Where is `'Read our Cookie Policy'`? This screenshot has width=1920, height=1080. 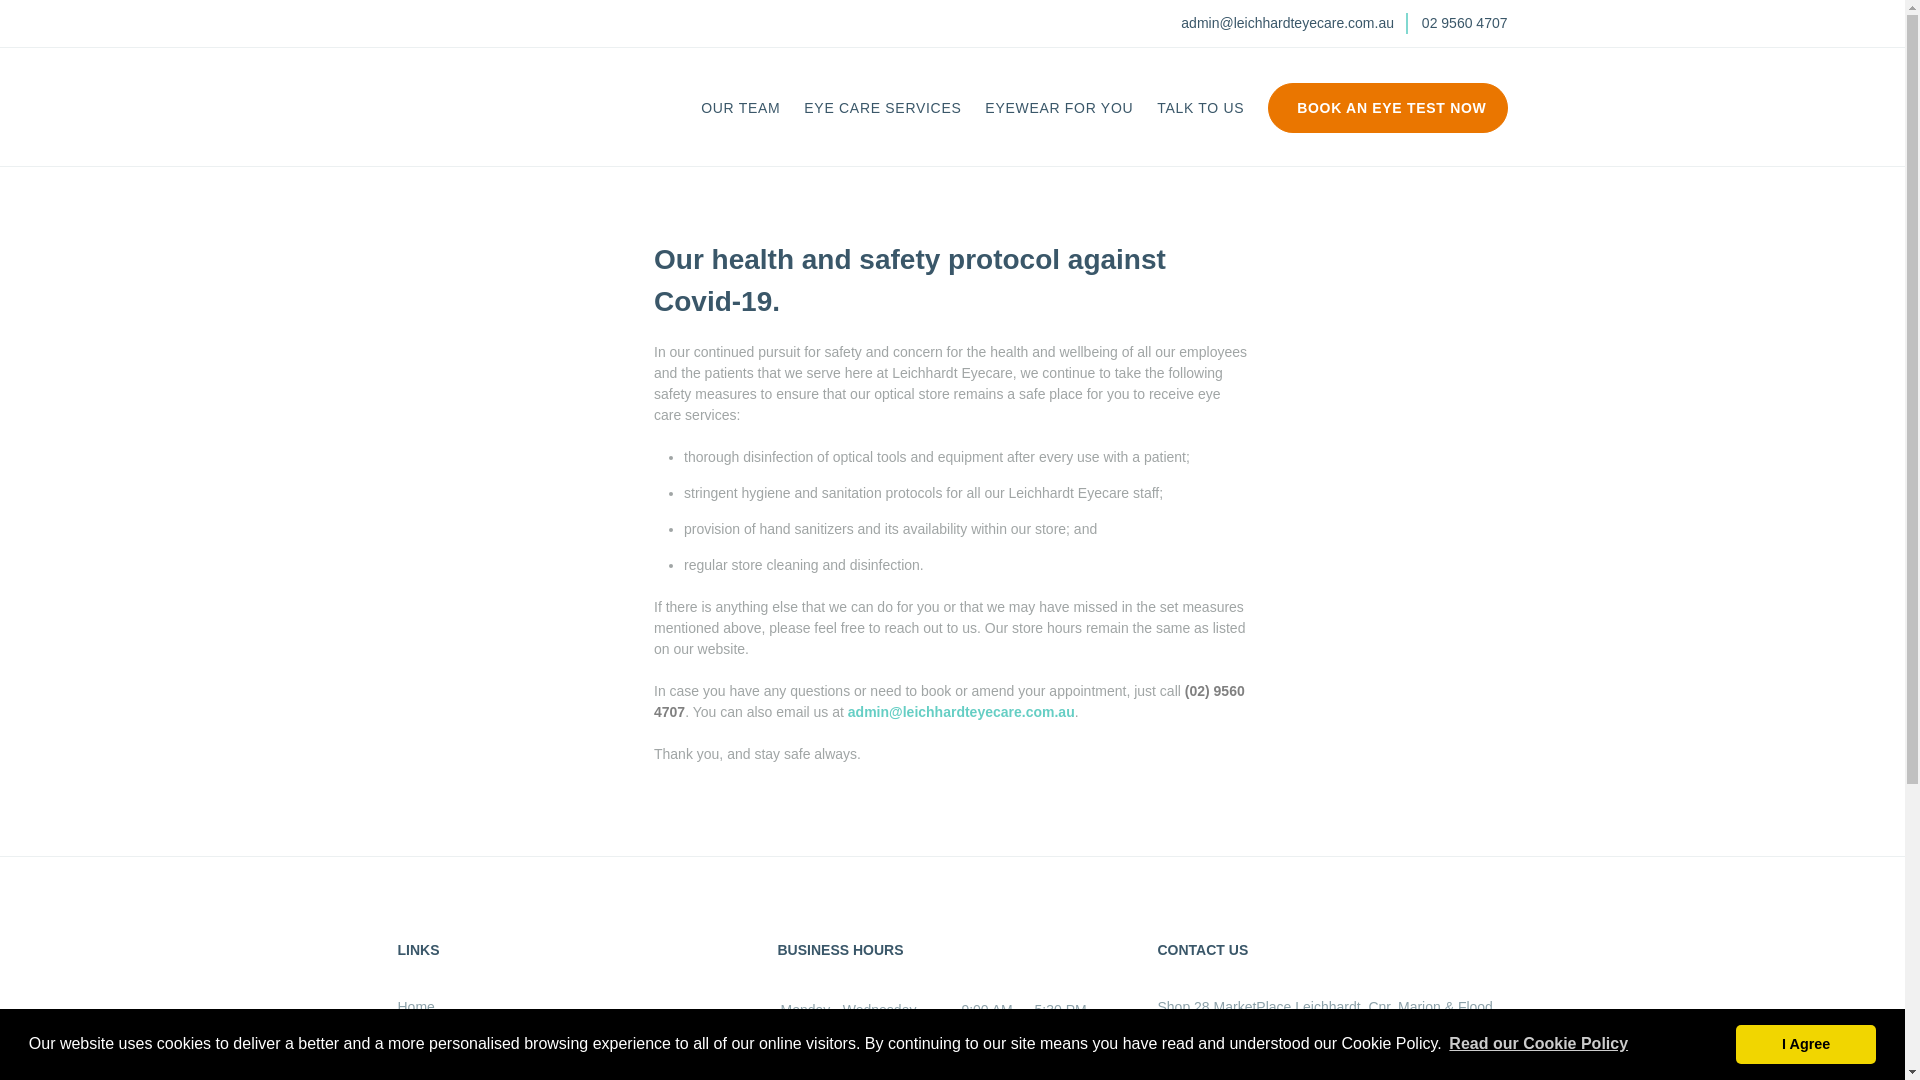 'Read our Cookie Policy' is located at coordinates (1537, 1043).